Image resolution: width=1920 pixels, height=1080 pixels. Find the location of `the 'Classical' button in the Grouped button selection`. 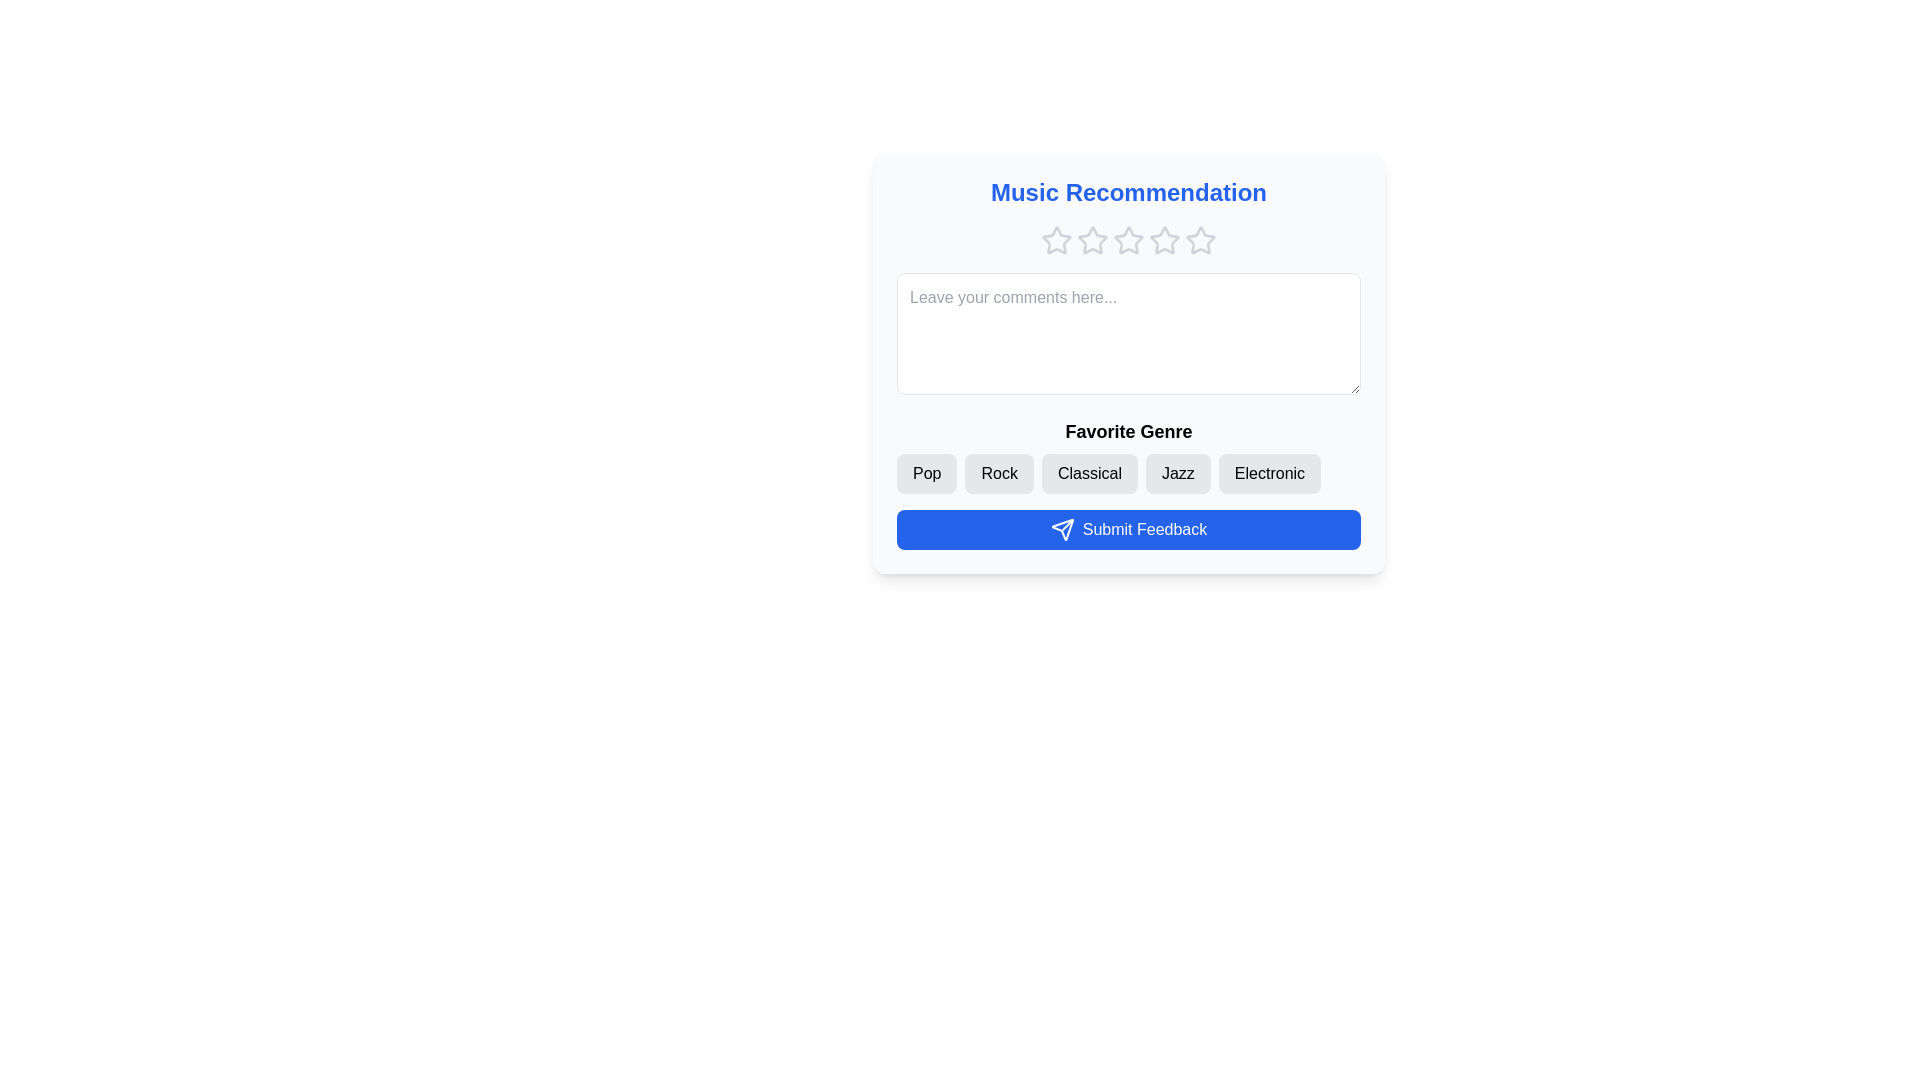

the 'Classical' button in the Grouped button selection is located at coordinates (1128, 455).